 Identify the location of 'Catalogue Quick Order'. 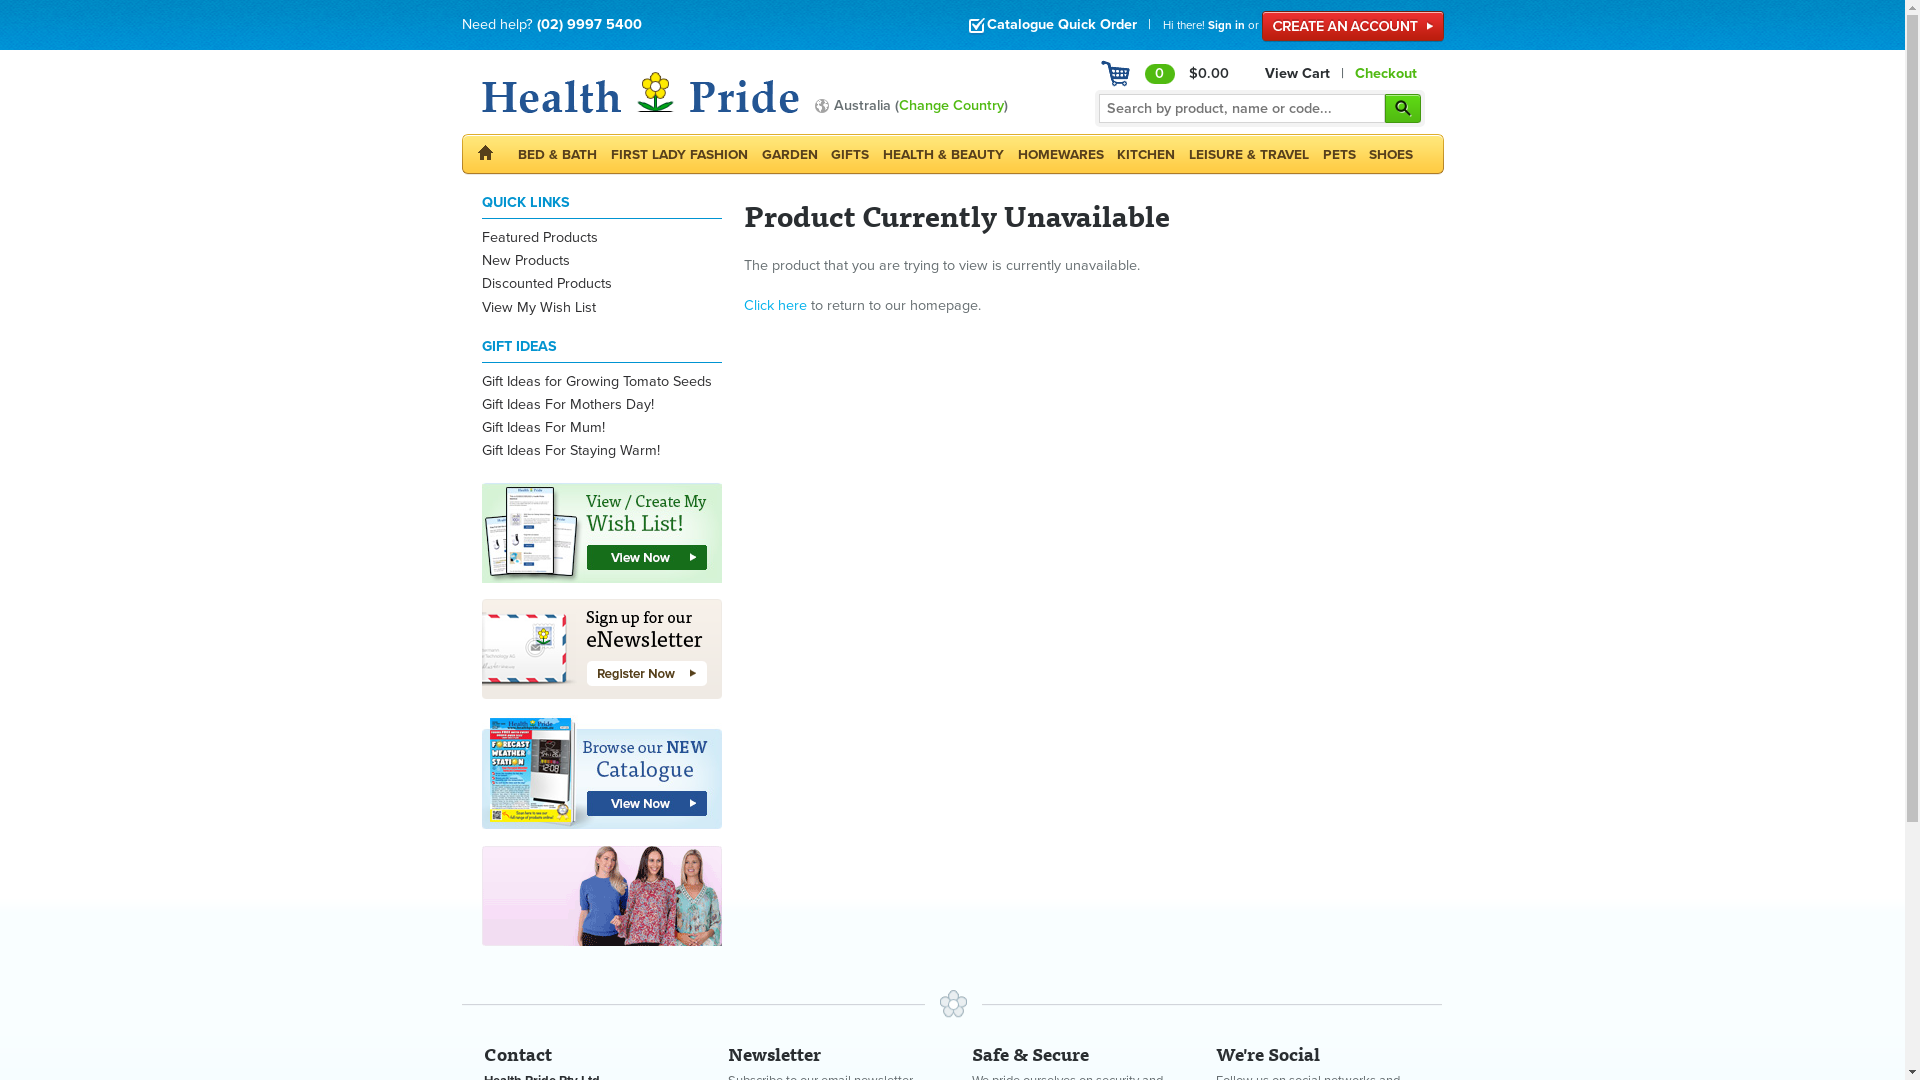
(1051, 24).